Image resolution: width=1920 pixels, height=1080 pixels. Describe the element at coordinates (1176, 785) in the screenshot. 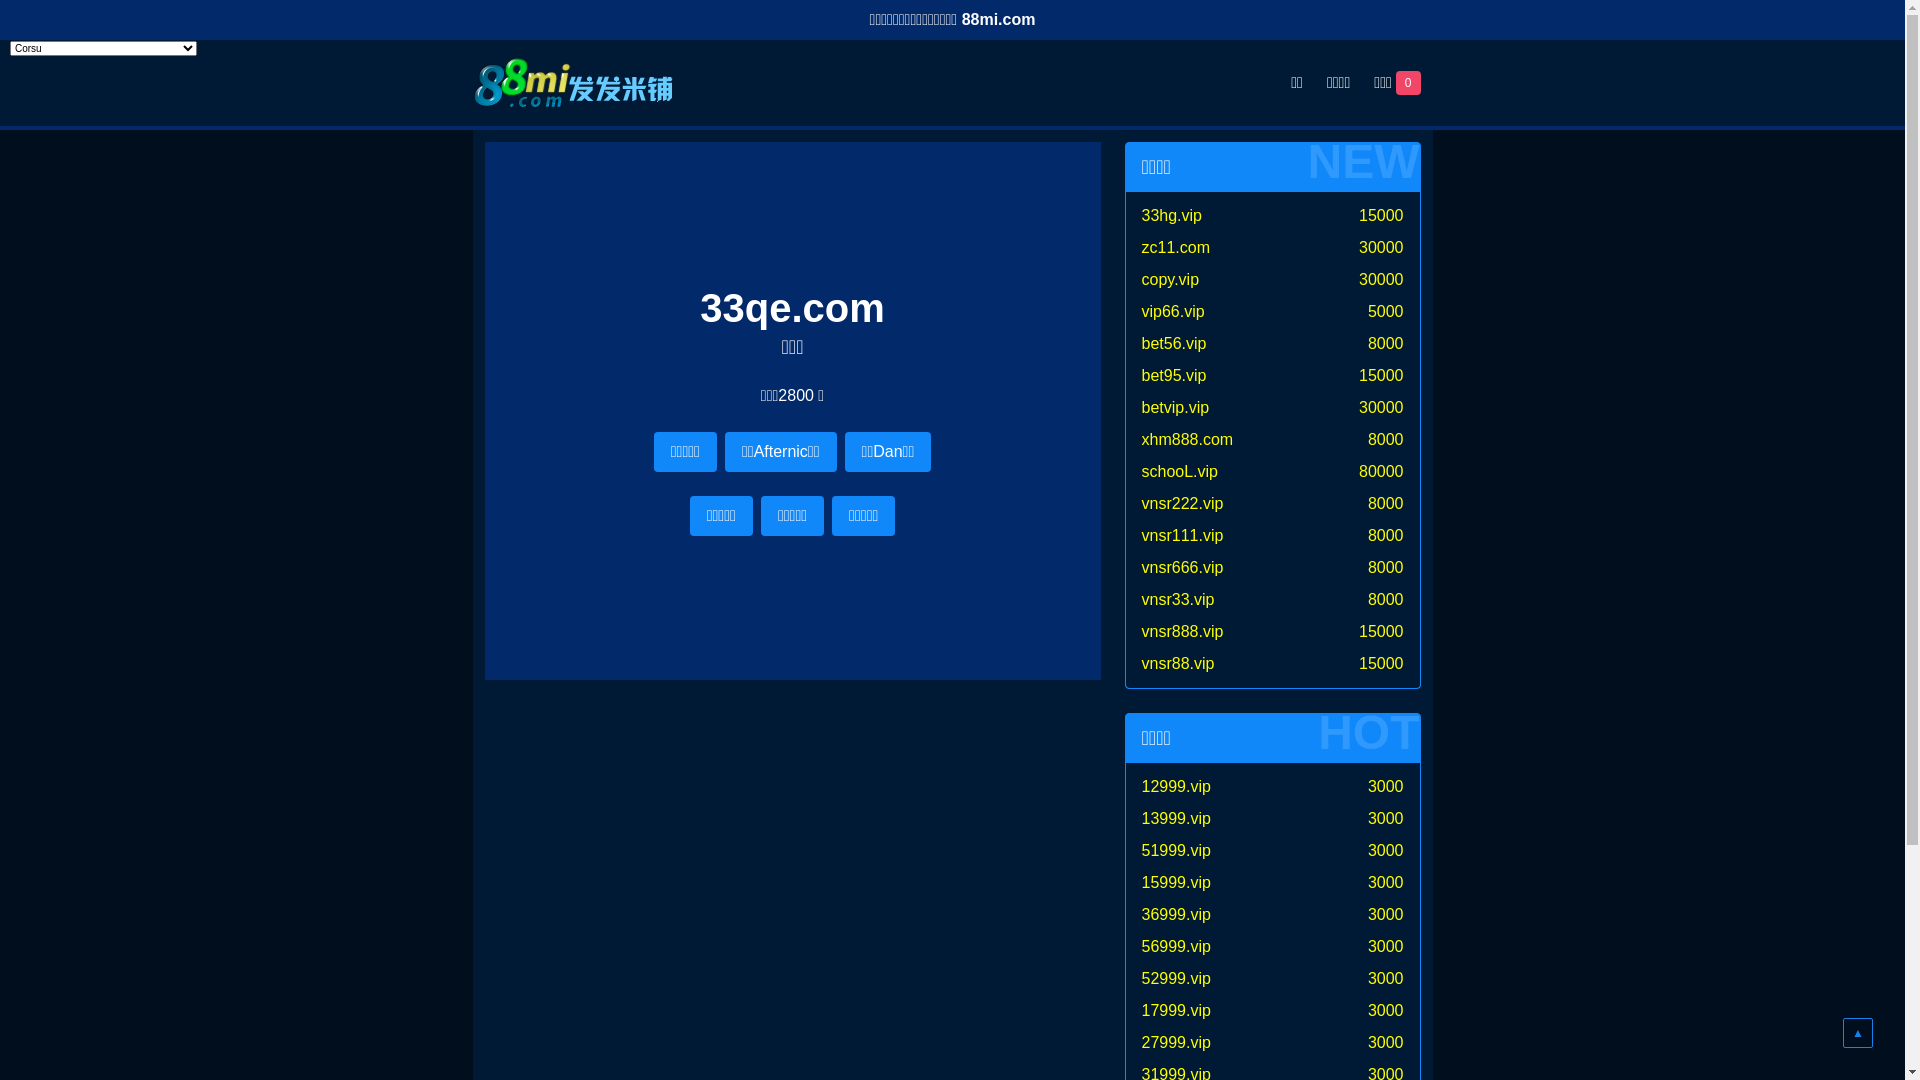

I see `'12999.vip'` at that location.